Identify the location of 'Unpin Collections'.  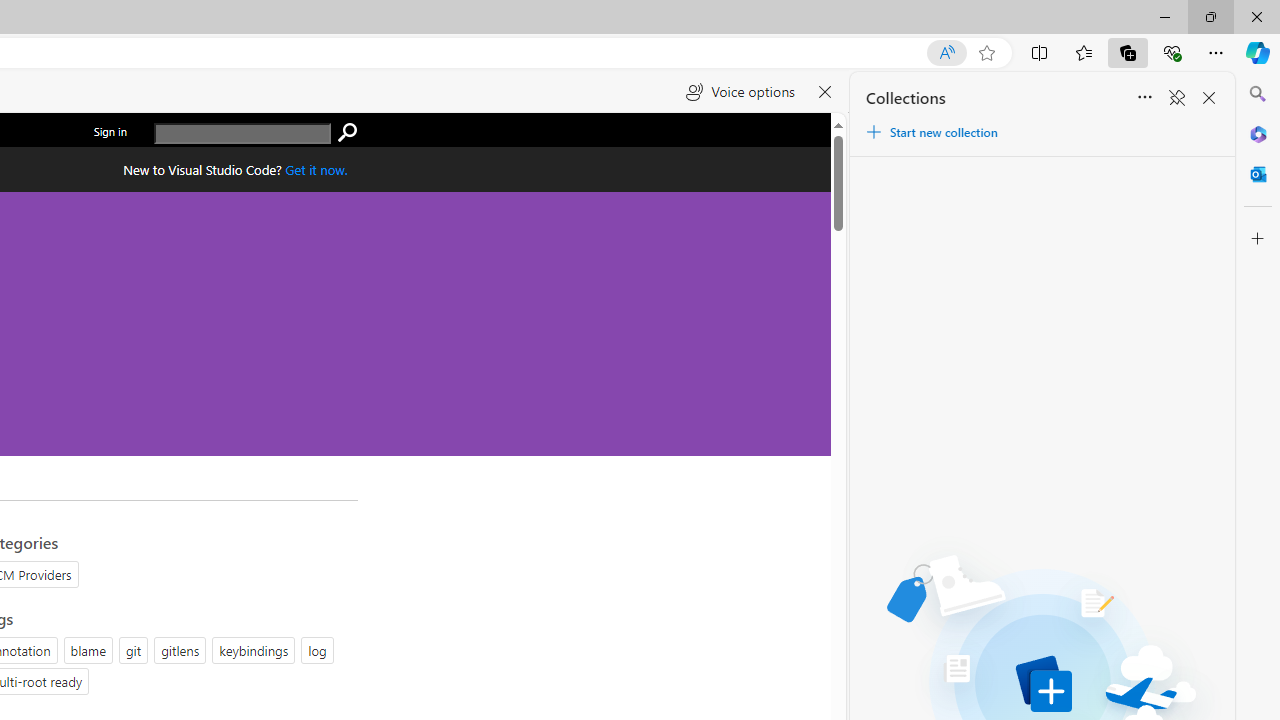
(1176, 98).